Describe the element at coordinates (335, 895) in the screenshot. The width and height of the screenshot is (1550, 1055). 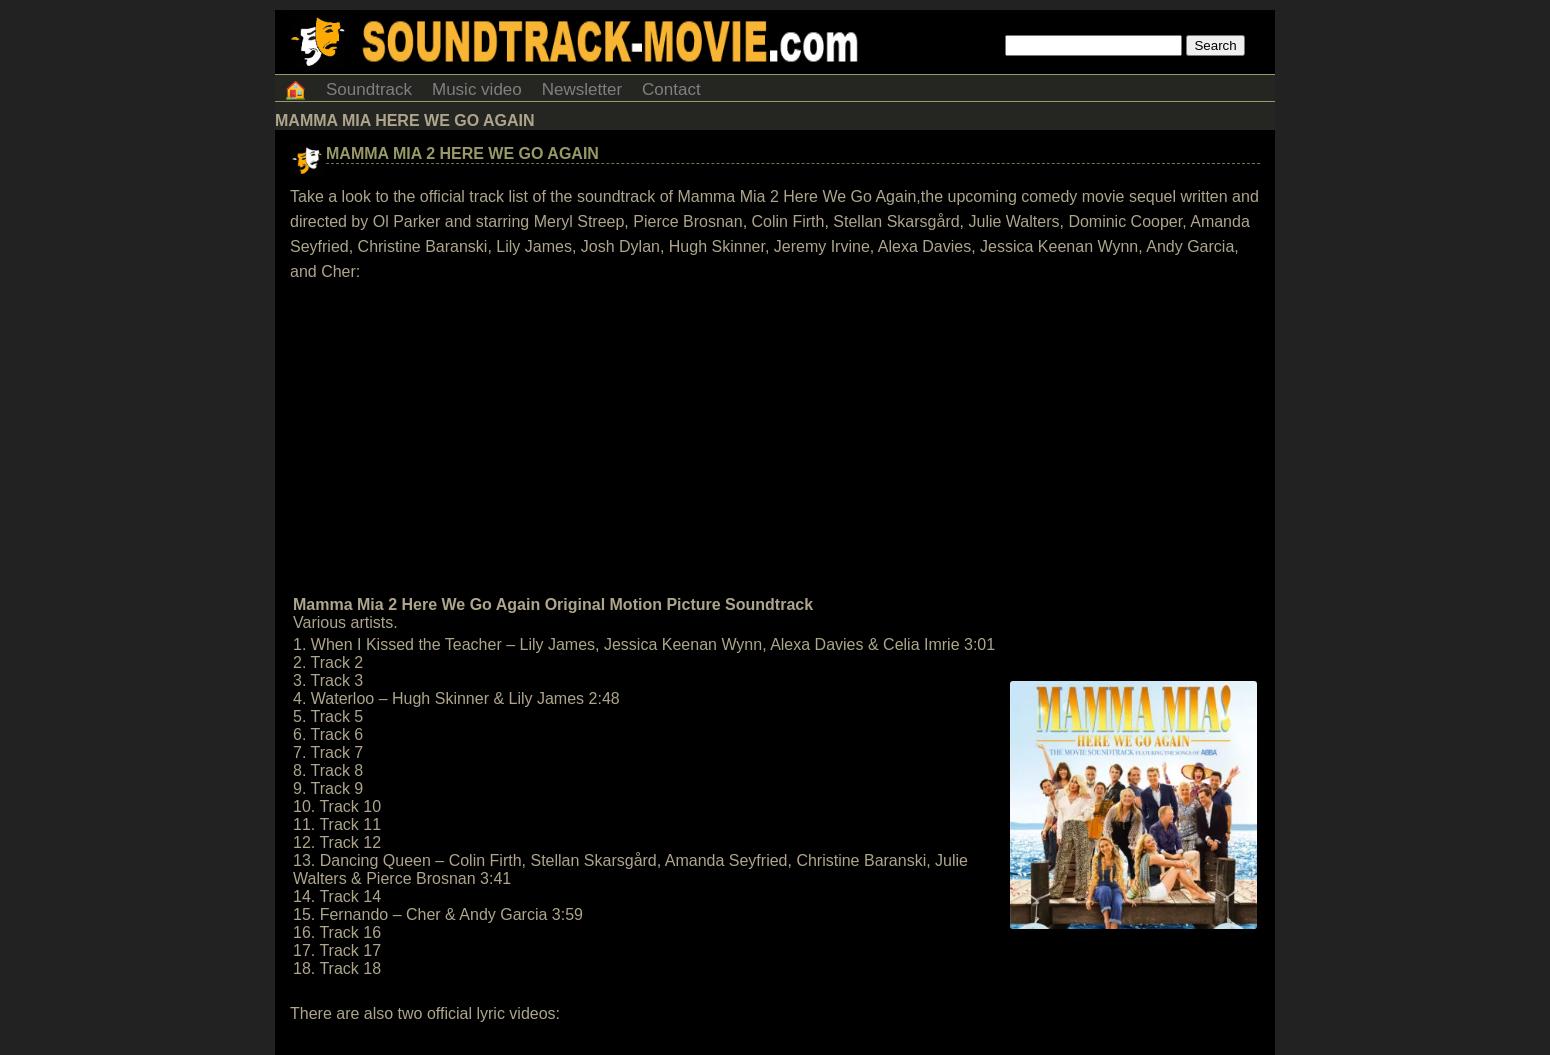
I see `'14. Track 14'` at that location.